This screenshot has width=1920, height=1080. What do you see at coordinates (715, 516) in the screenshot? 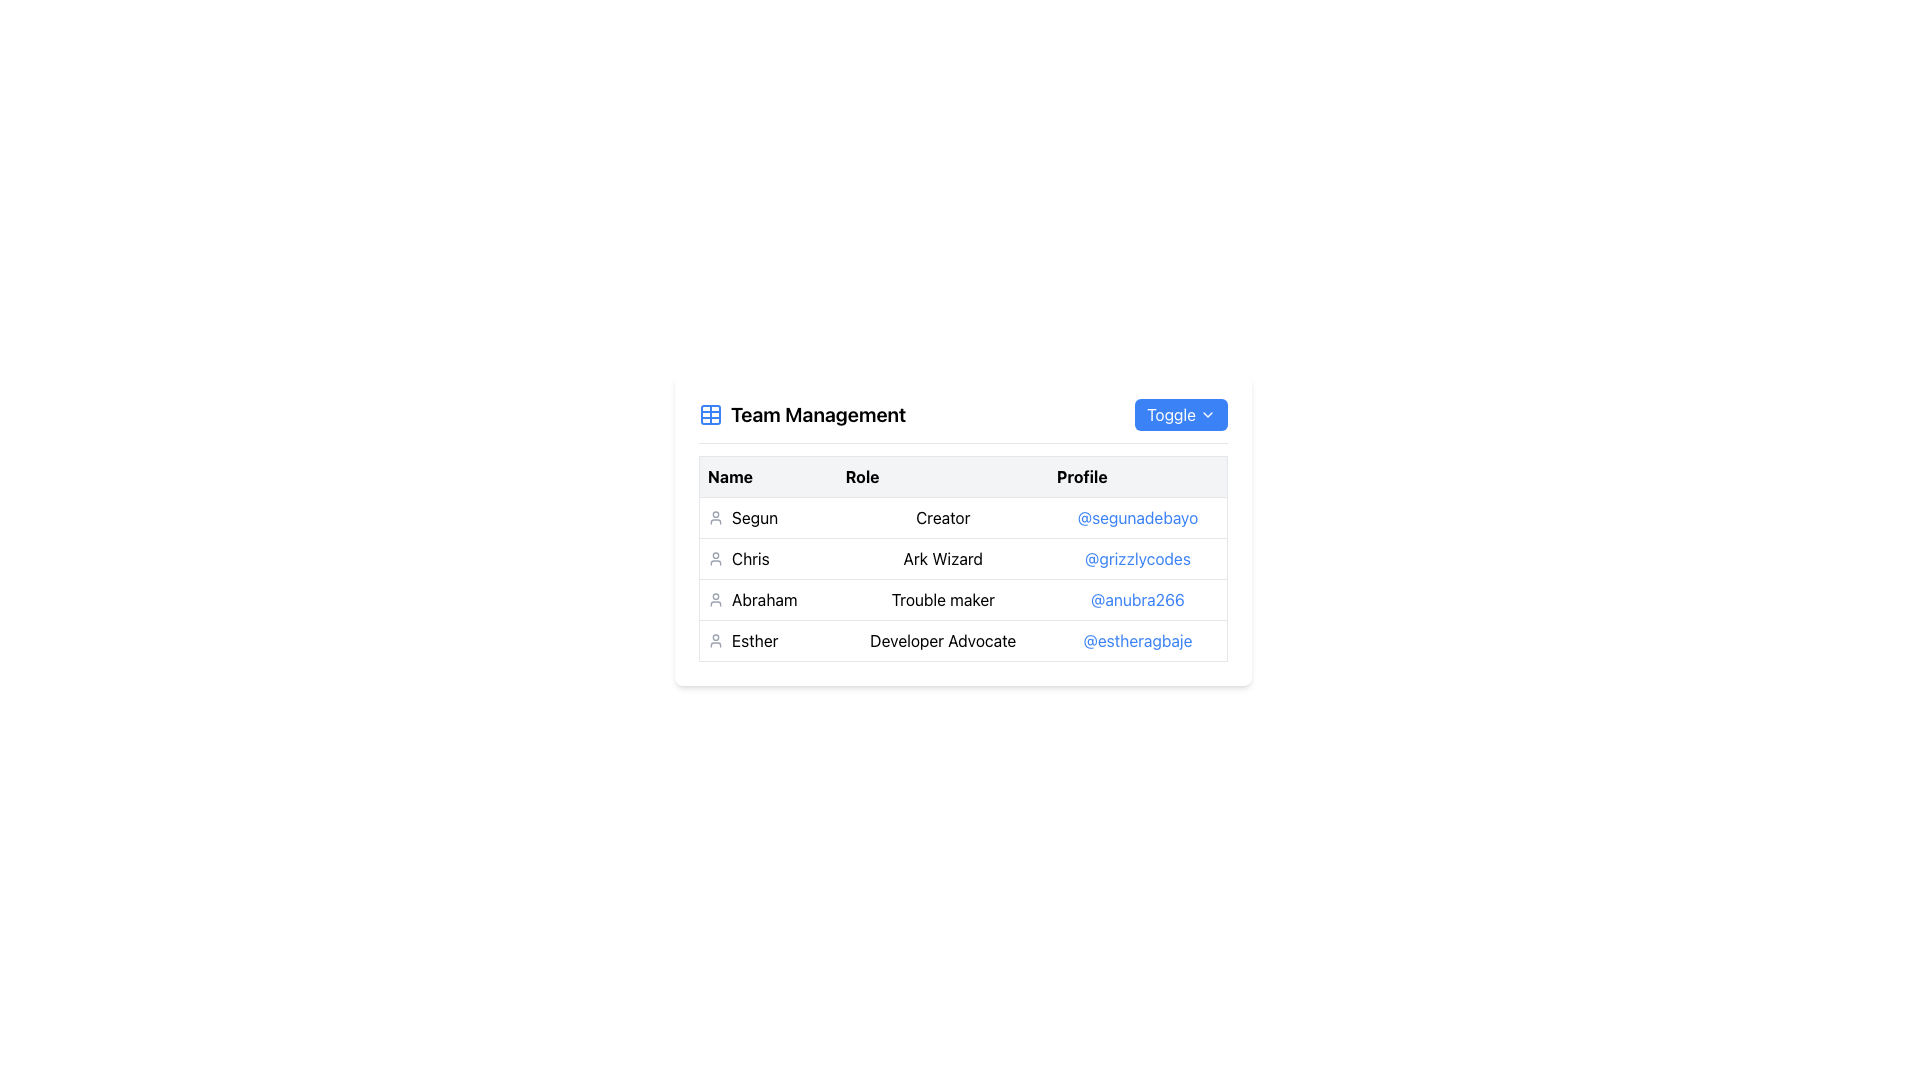
I see `the user profile icon, which is a gray minimalistic representation located to the left of the text 'Segun' in the 'Team Management' table` at bounding box center [715, 516].